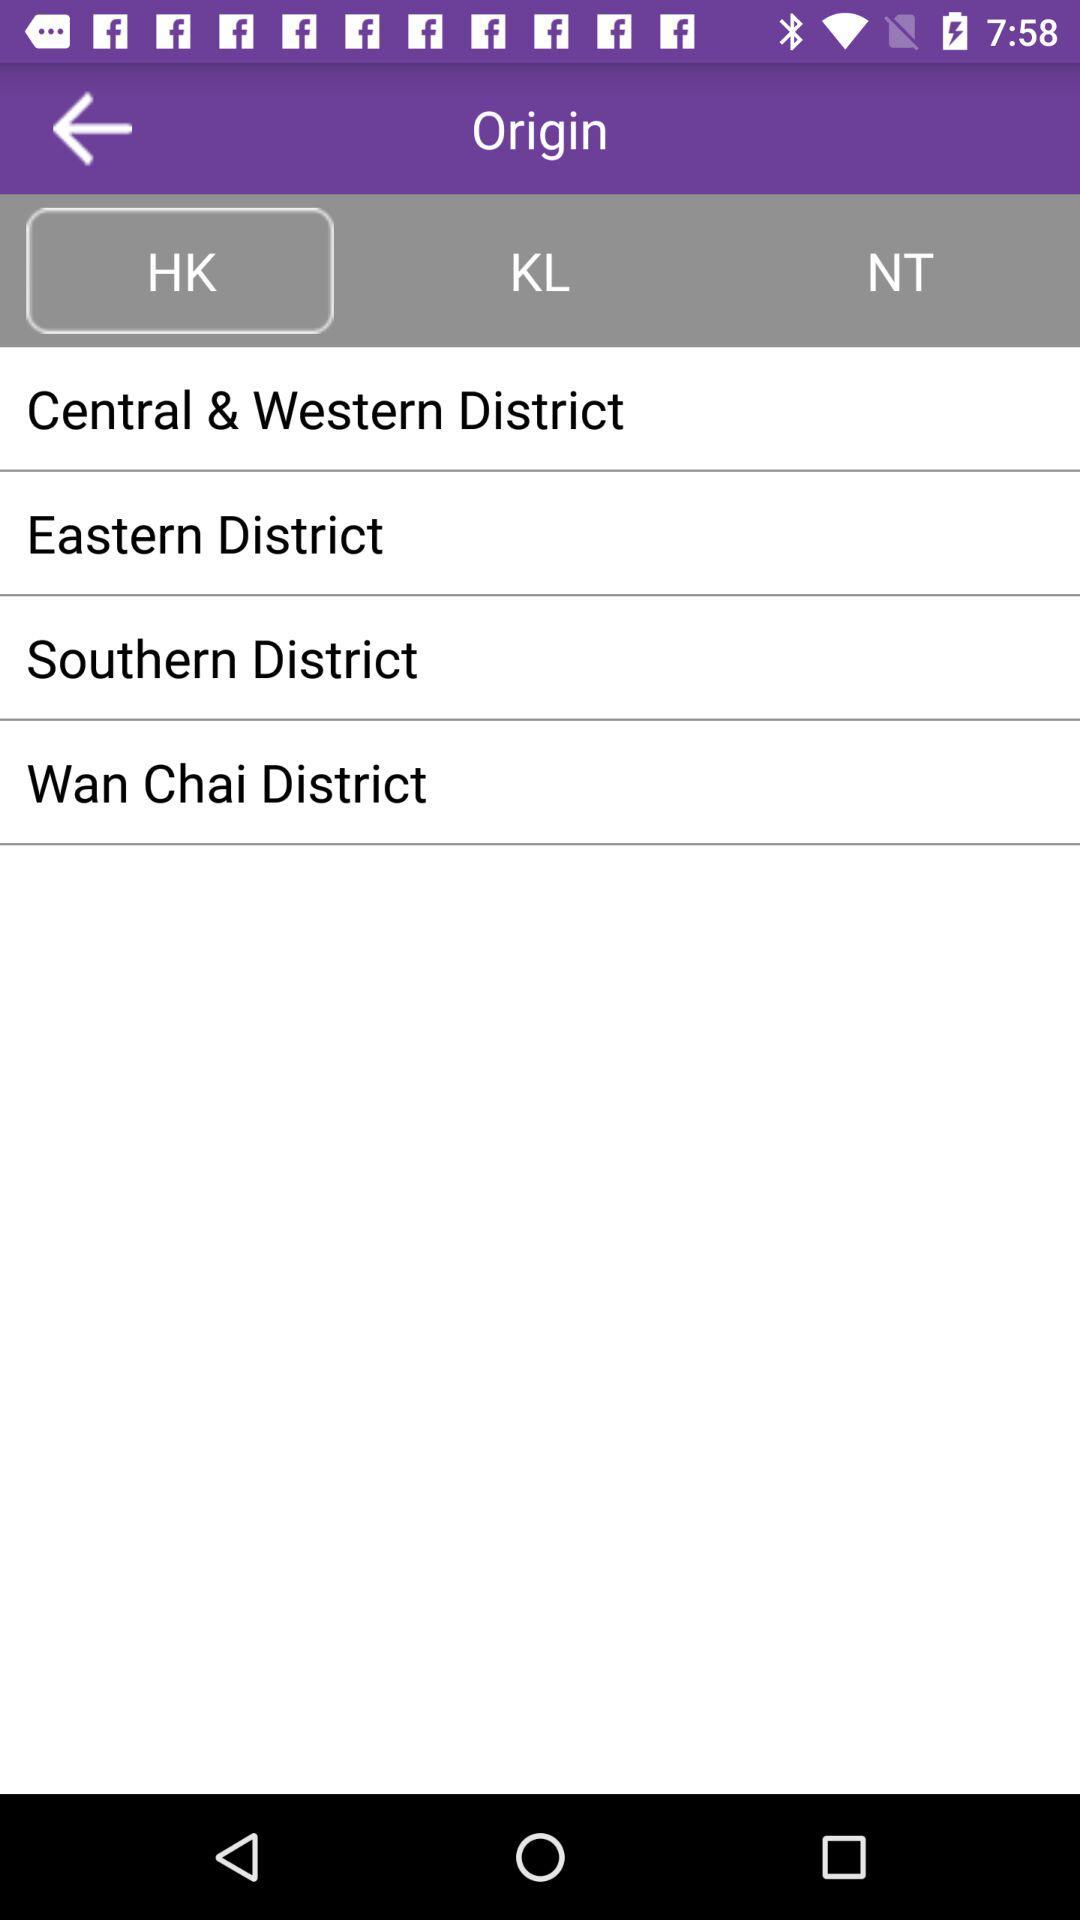 Image resolution: width=1080 pixels, height=1920 pixels. What do you see at coordinates (540, 532) in the screenshot?
I see `the icon above the southern district icon` at bounding box center [540, 532].